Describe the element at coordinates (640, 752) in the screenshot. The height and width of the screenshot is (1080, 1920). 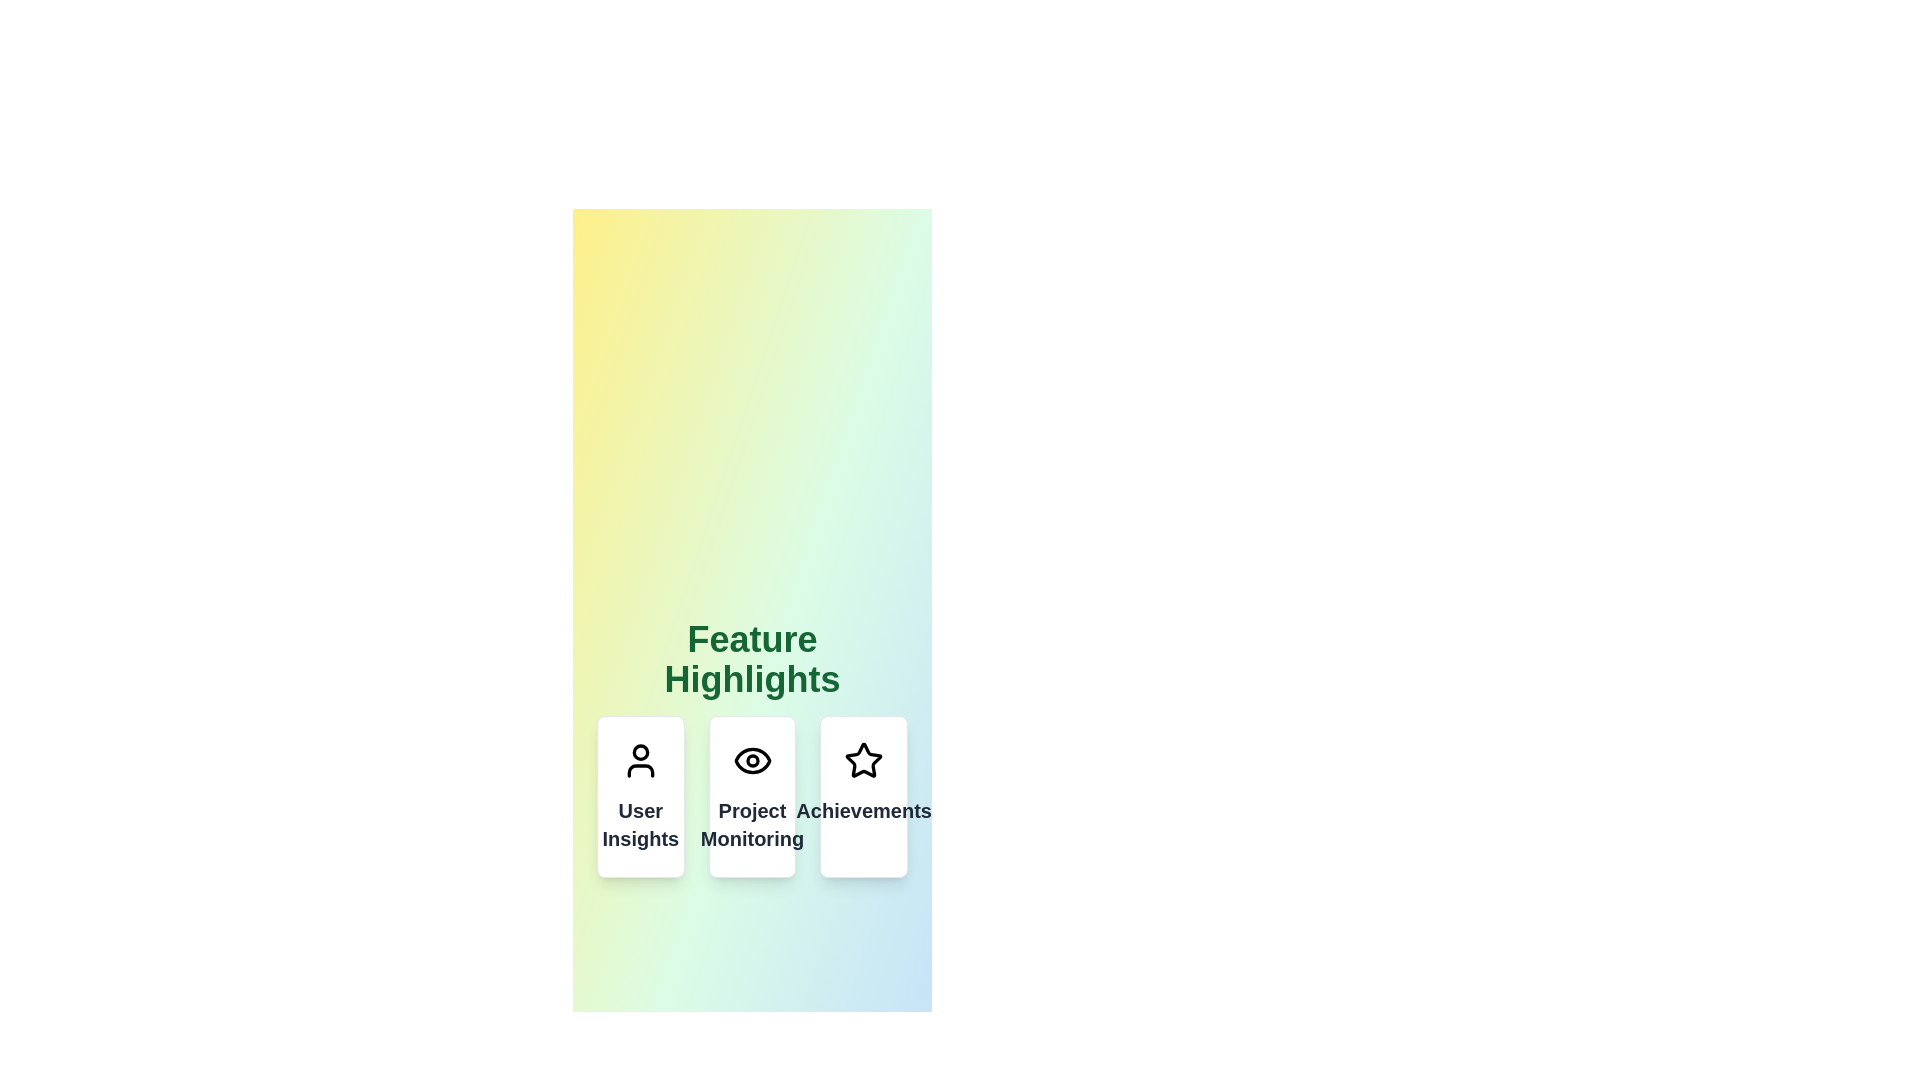
I see `the circular head icon located at the top-center of the user profile icon in the first card of the 'Feature Highlights' section` at that location.